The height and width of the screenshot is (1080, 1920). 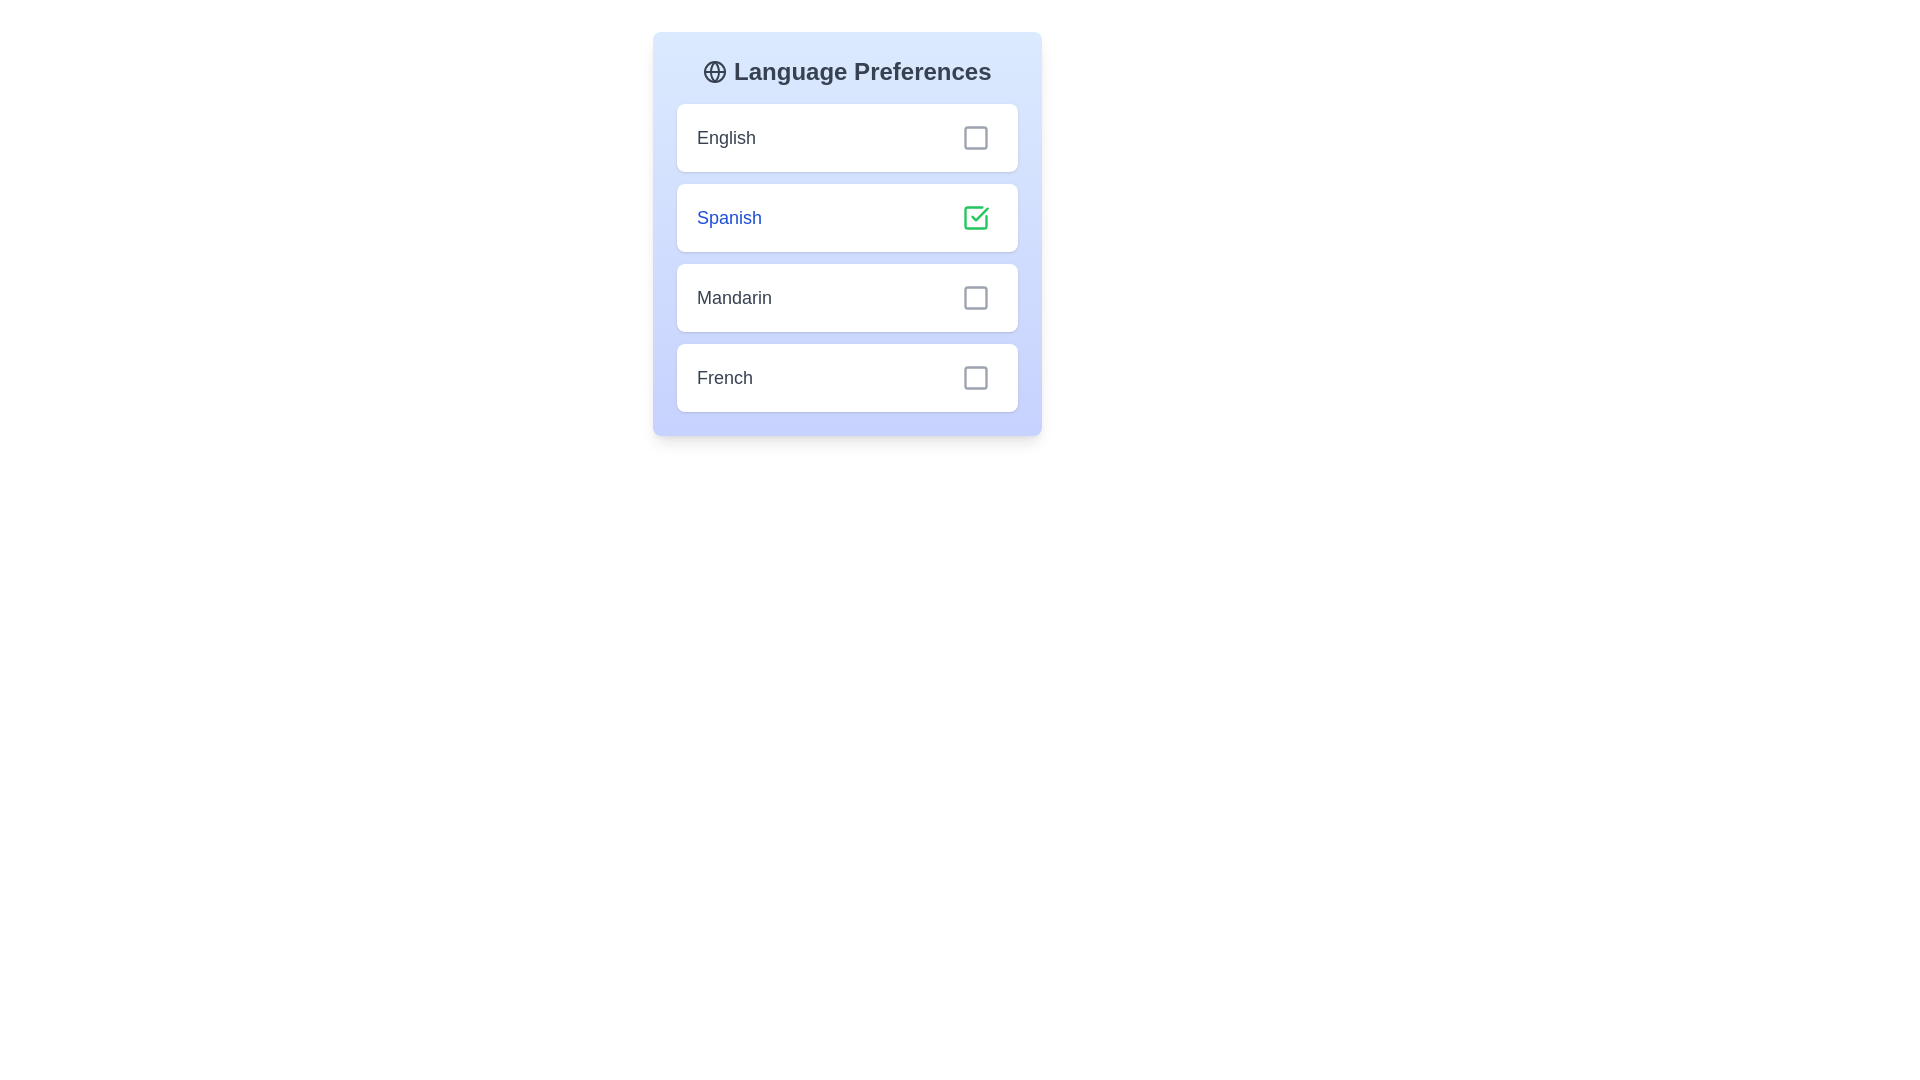 I want to click on the checkbox styled with a thin outline and light gray color, located next to the 'Mandarin' label in the list of language options, so click(x=975, y=297).